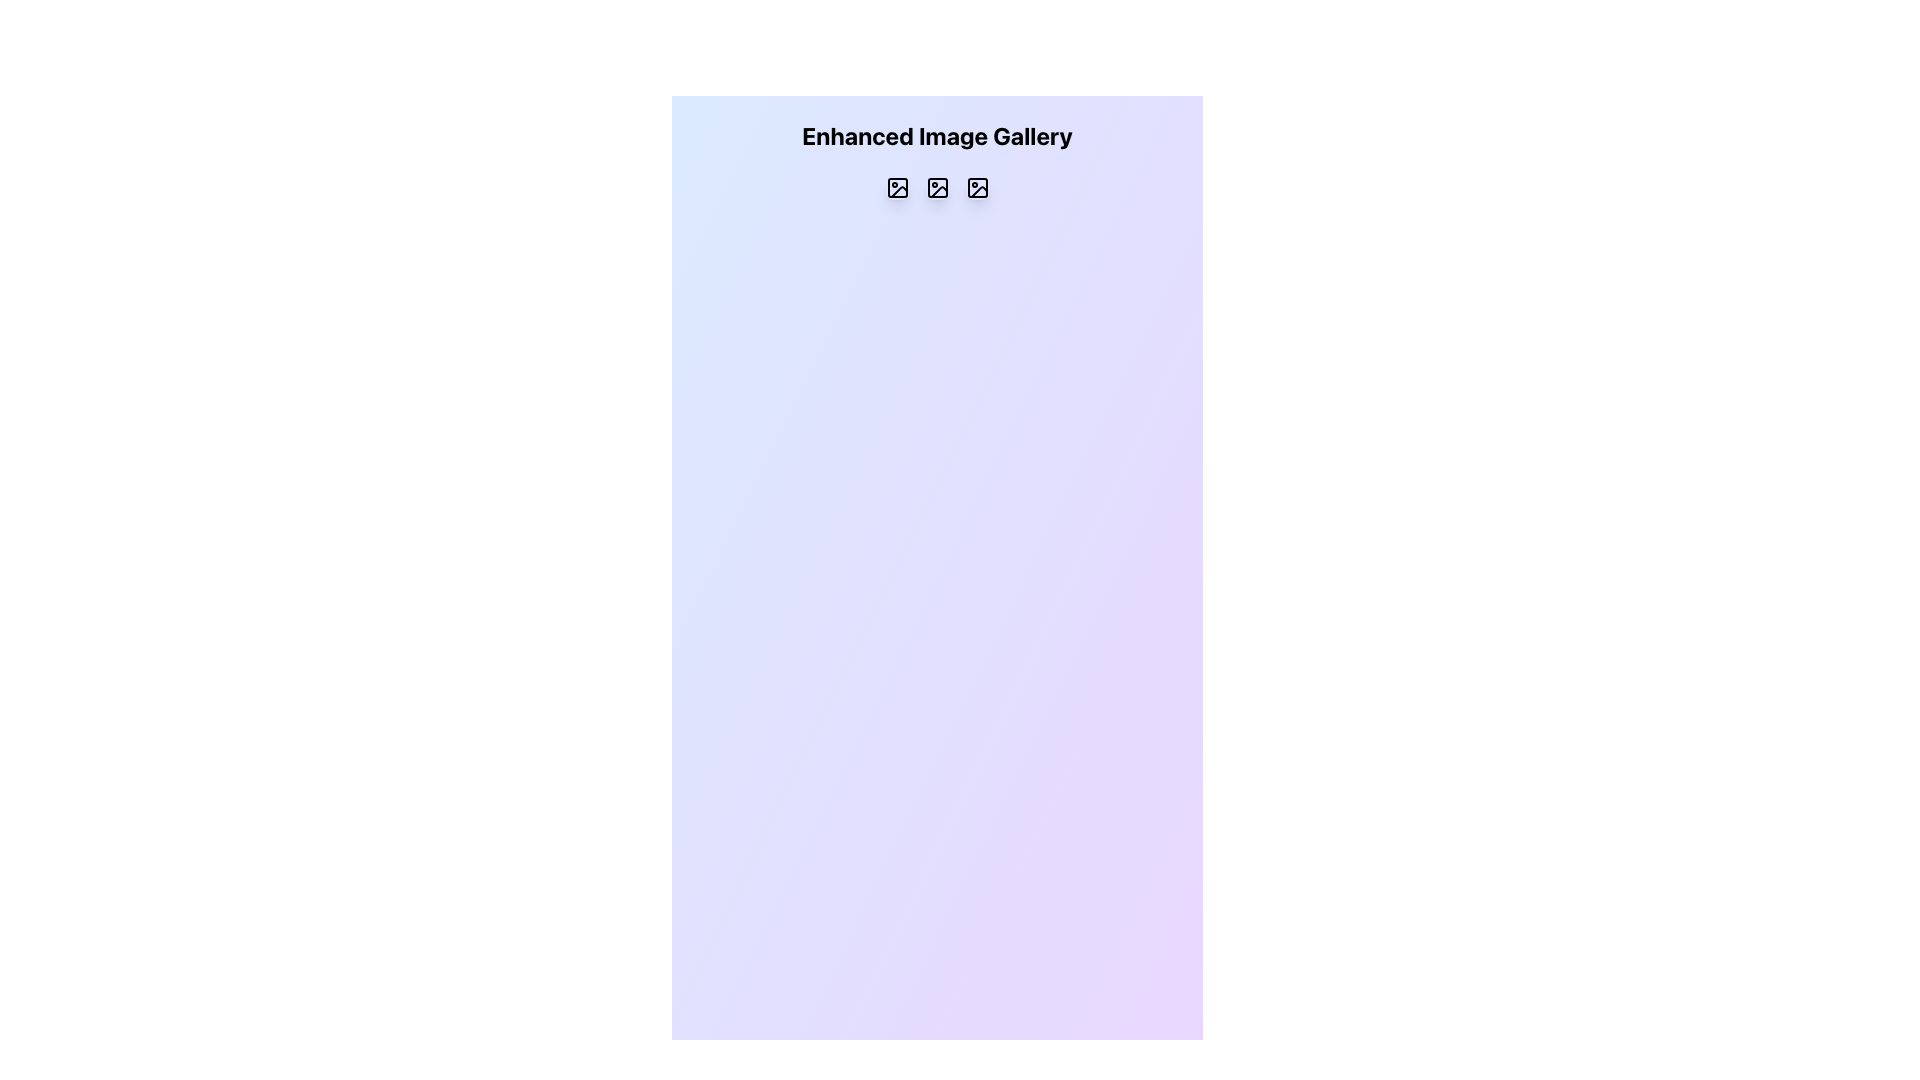  What do you see at coordinates (936, 188) in the screenshot?
I see `the second image placeholder icon in the Enhanced Image Gallery located below the title` at bounding box center [936, 188].